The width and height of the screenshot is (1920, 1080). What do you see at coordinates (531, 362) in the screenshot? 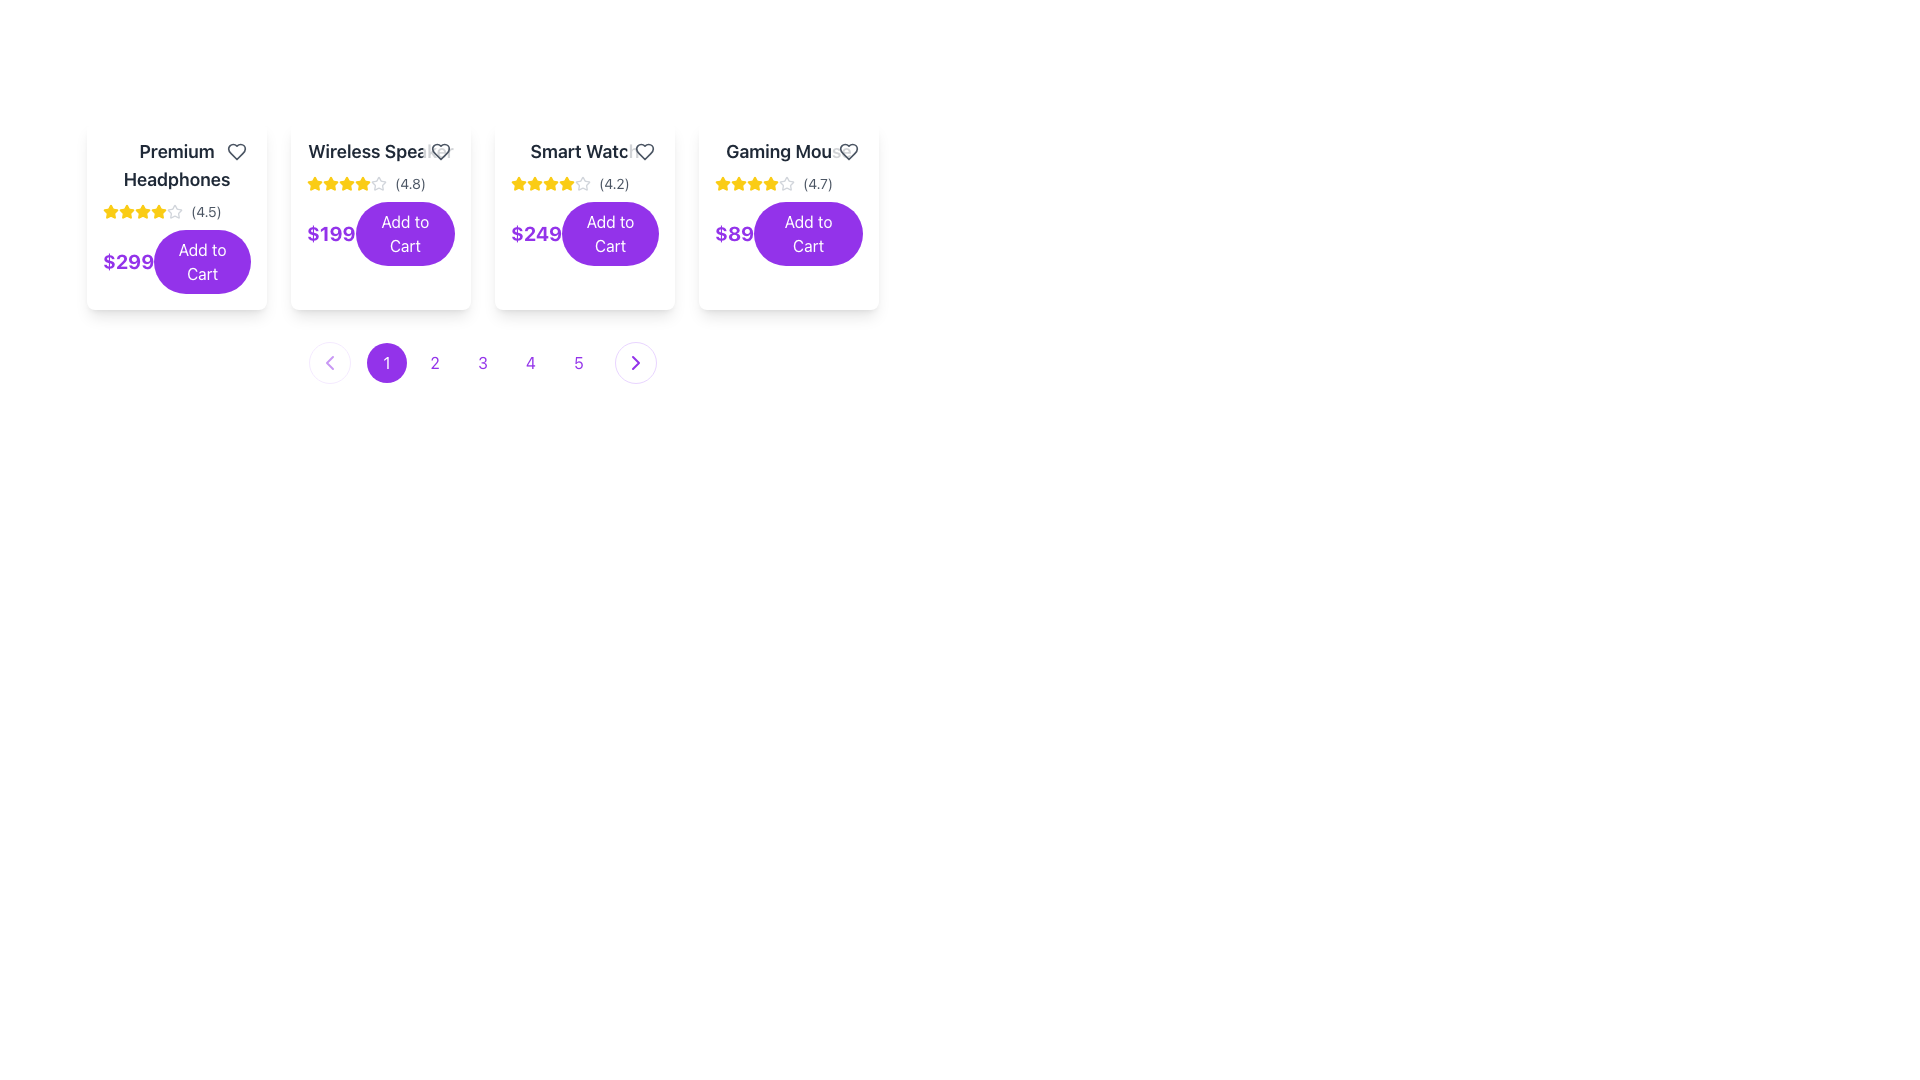
I see `the circular button with the purple numeral '4' at its center` at bounding box center [531, 362].